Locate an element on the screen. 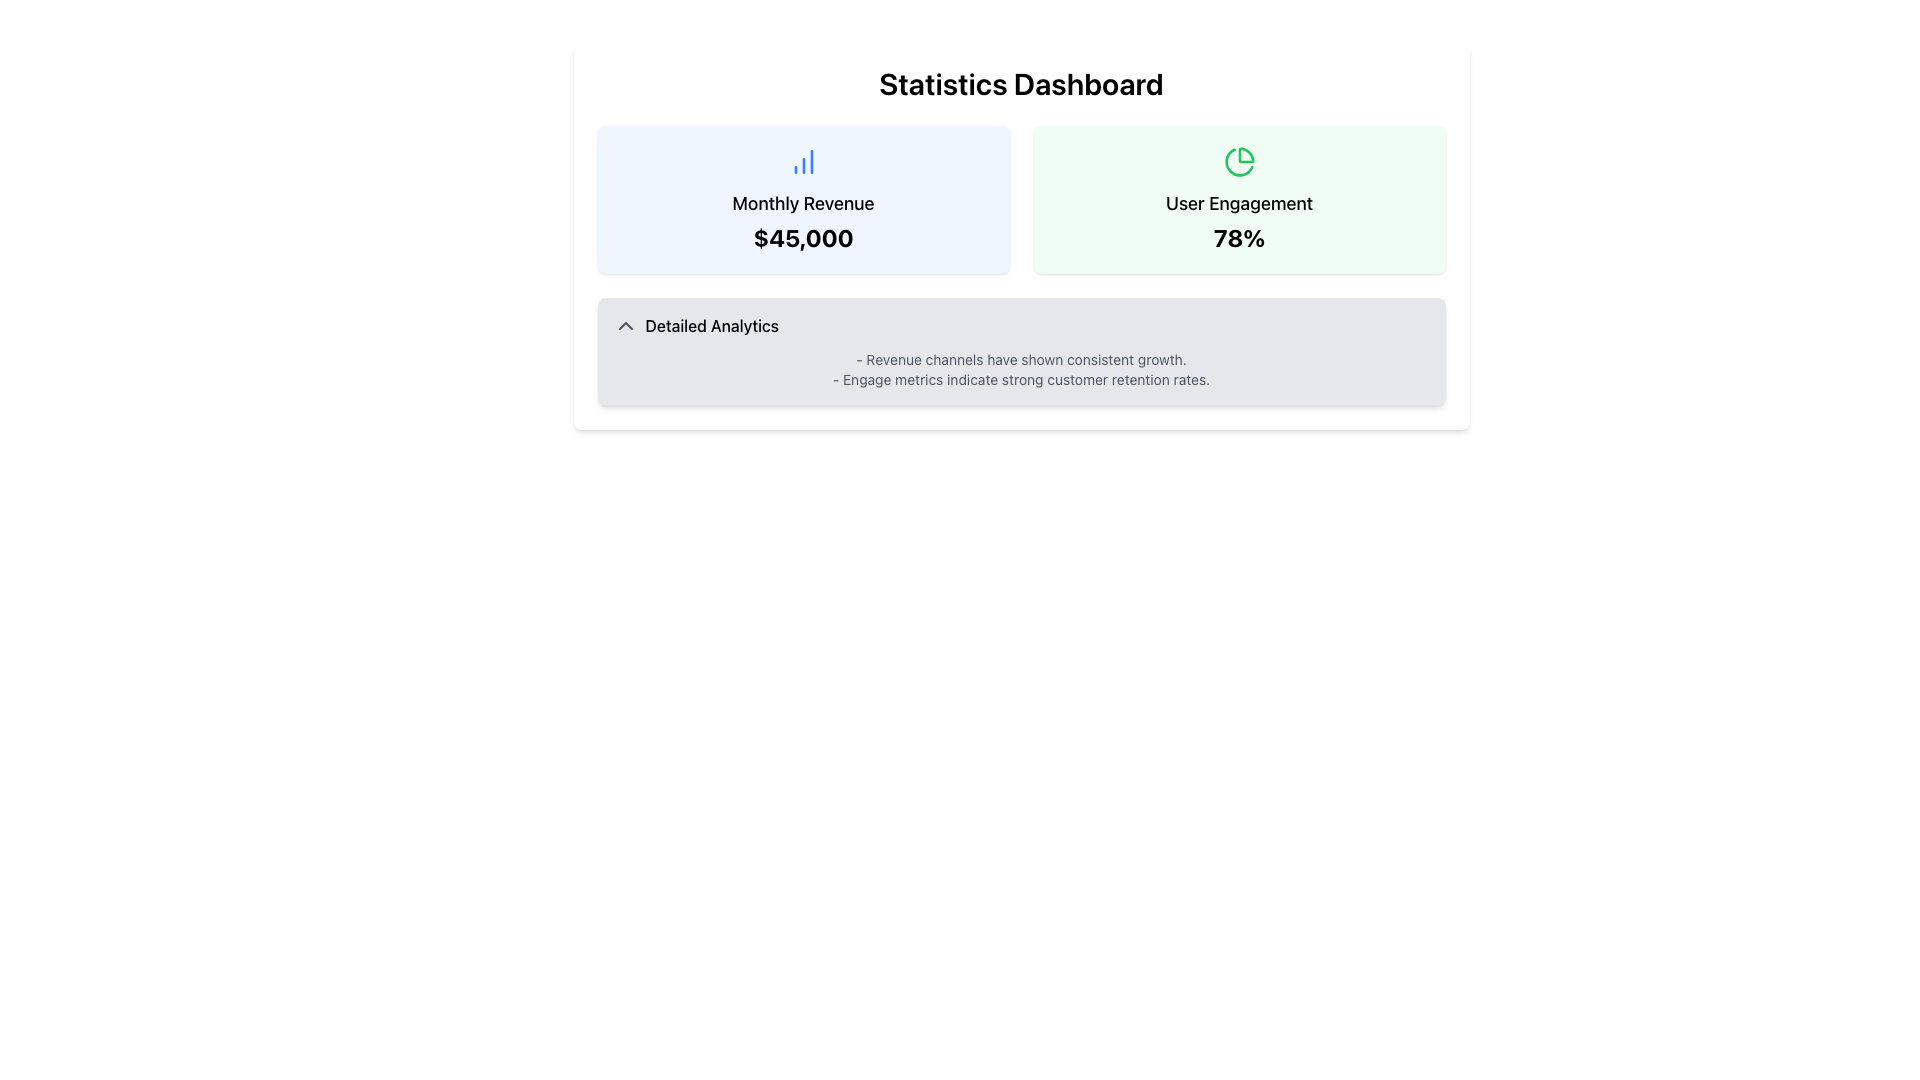 This screenshot has width=1920, height=1080. the Informational Card that displays monthly revenue metrics, located in the left column below the 'Statistics Dashboard' heading is located at coordinates (803, 200).